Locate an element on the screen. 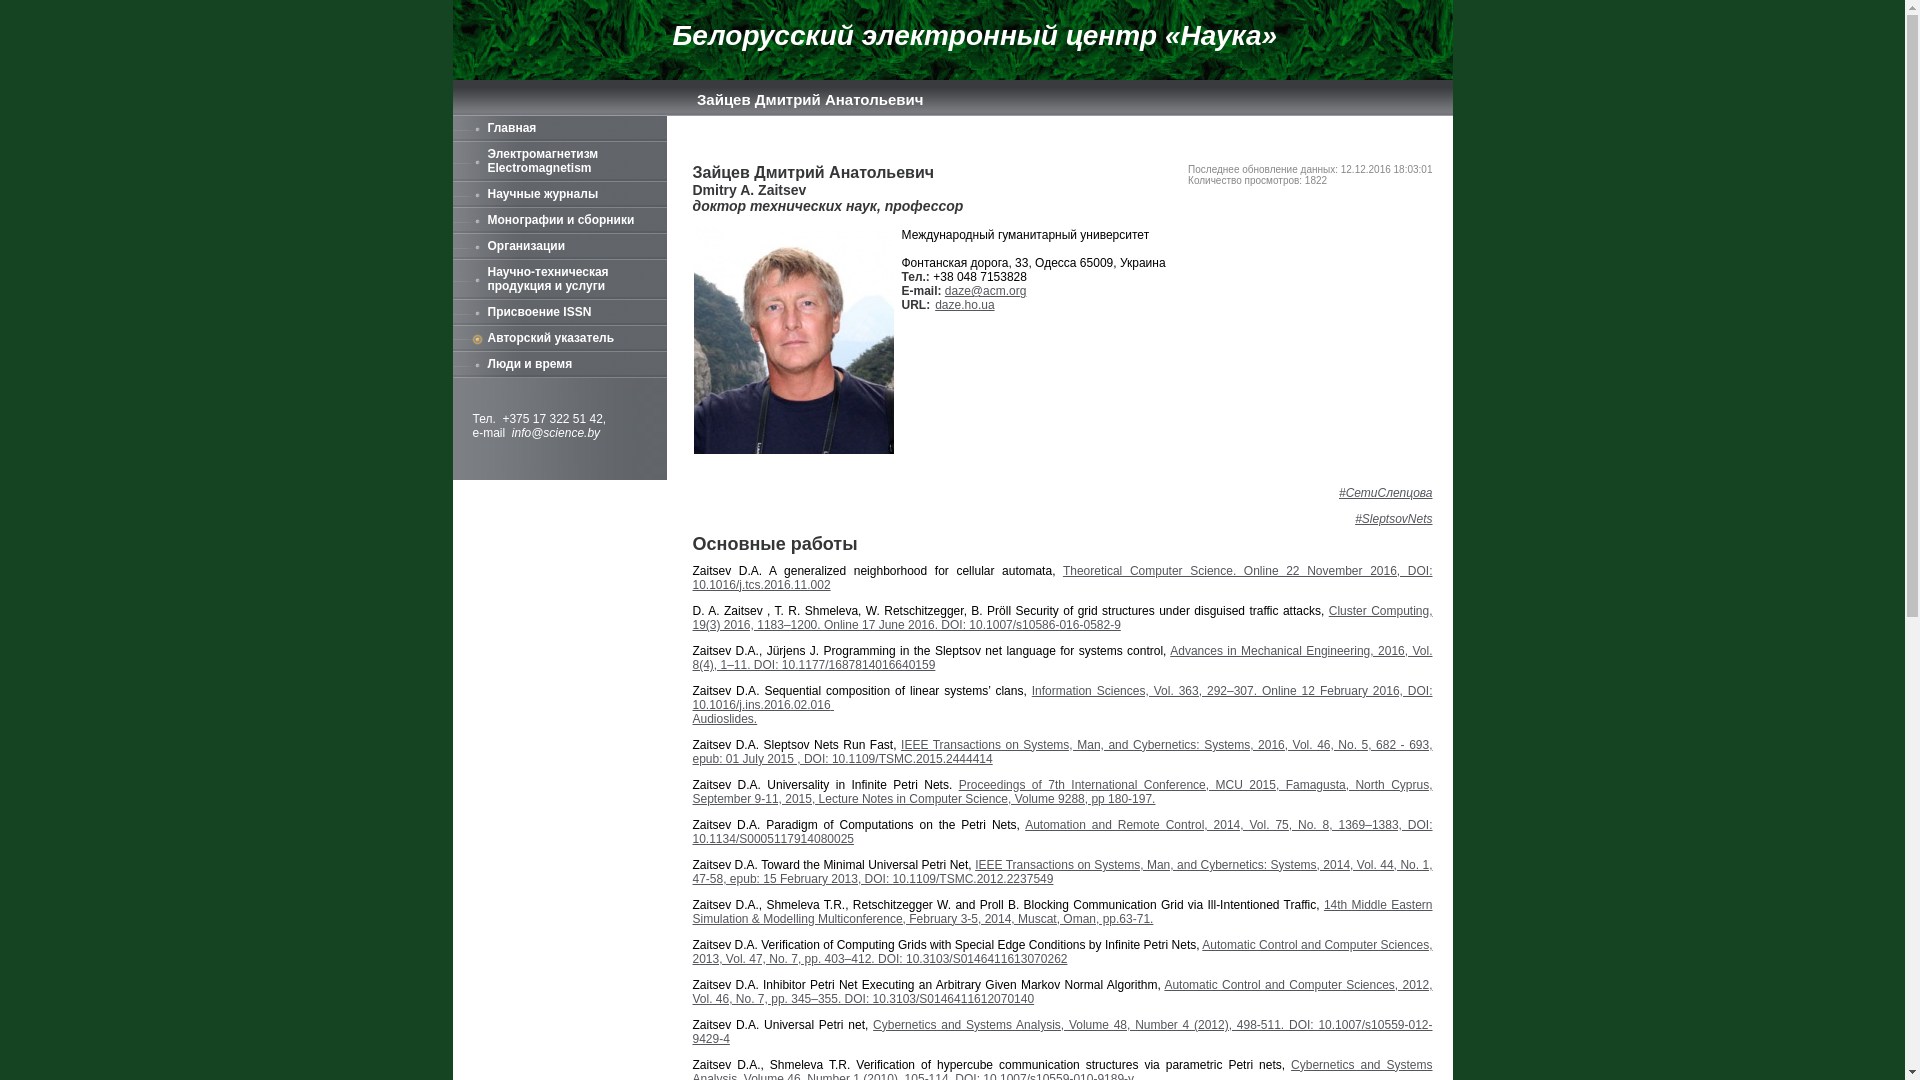  'daze.ho.ua' is located at coordinates (964, 304).